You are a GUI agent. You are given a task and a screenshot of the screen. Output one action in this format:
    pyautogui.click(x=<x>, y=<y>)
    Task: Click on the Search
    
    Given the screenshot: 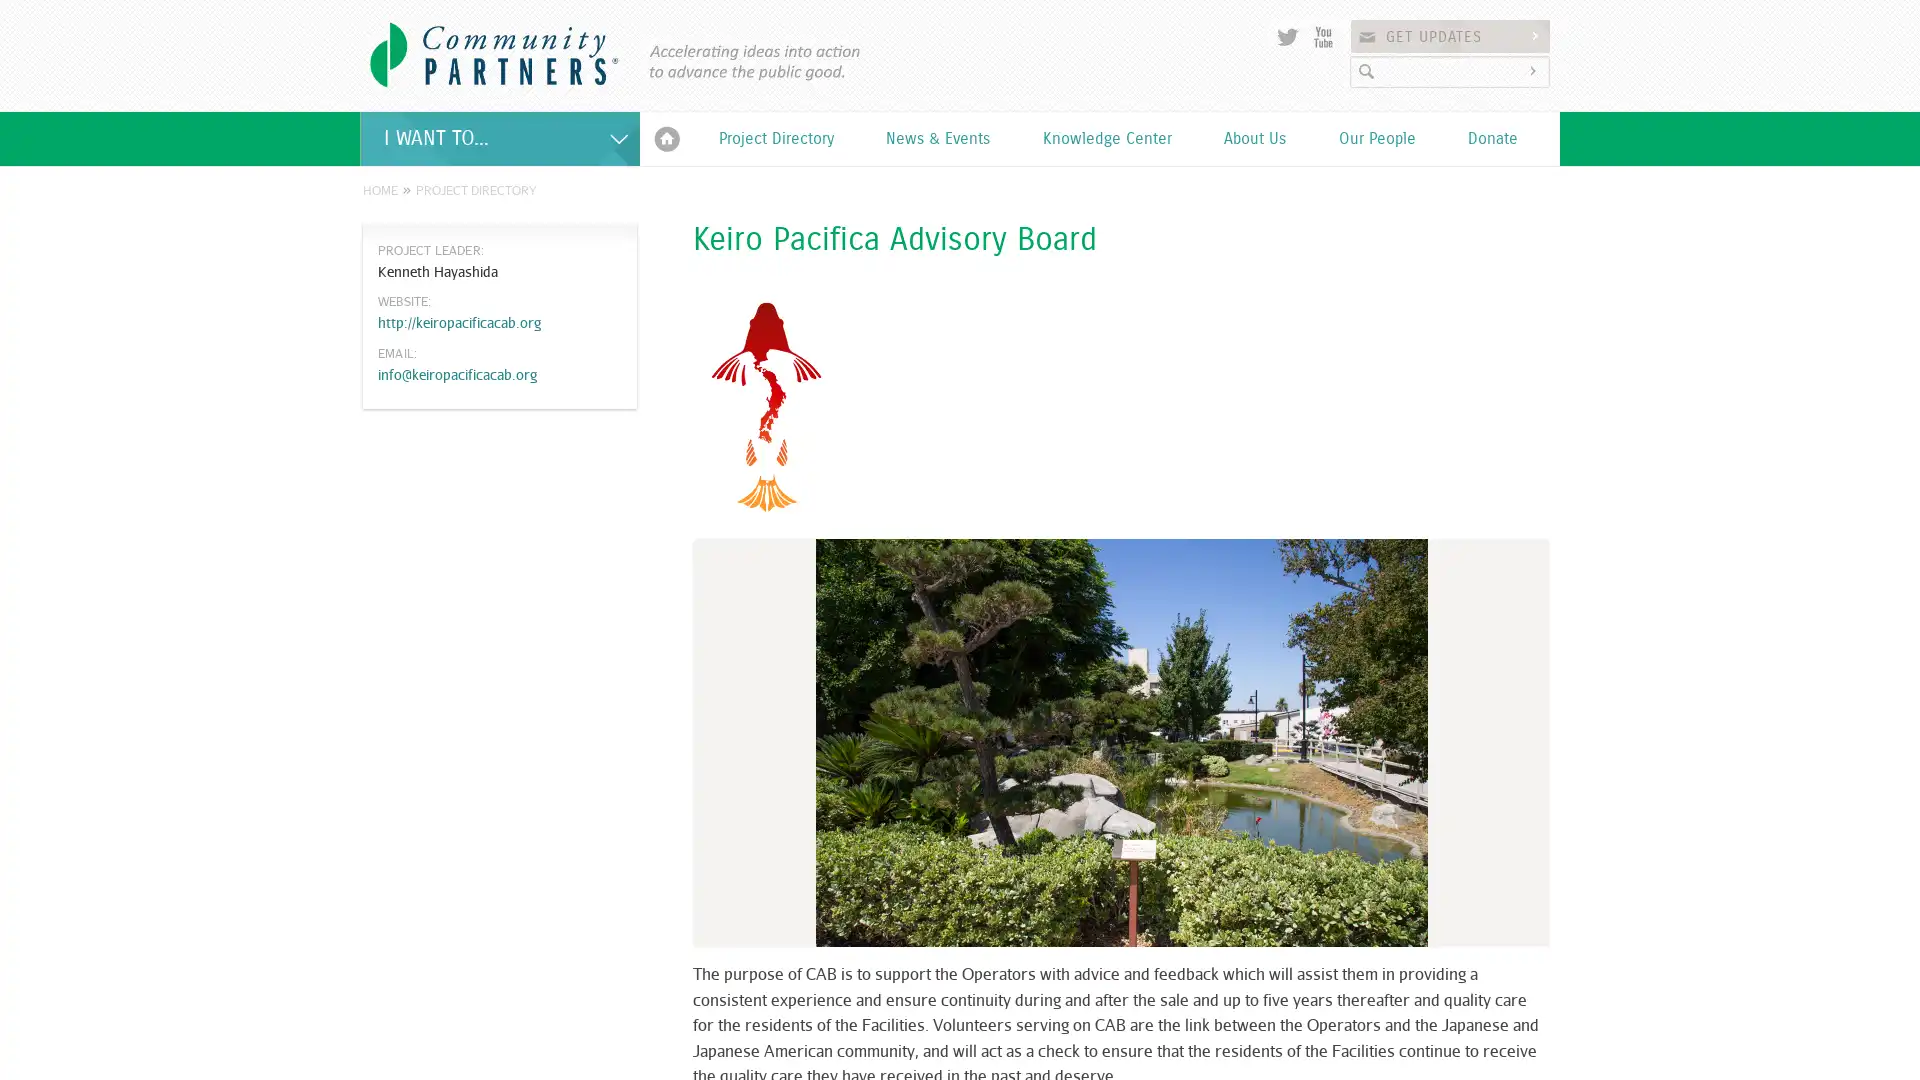 What is the action you would take?
    pyautogui.click(x=1535, y=70)
    